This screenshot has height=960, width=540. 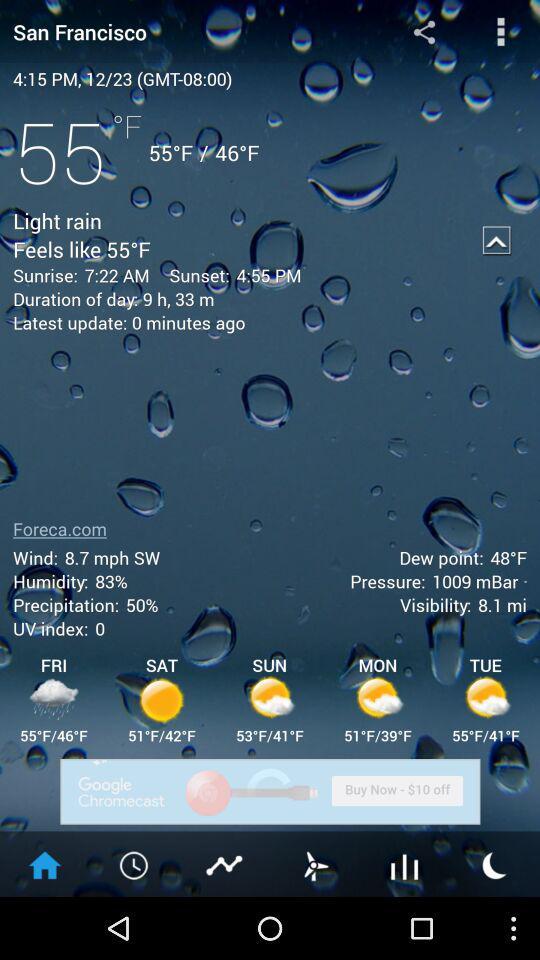 I want to click on dark mode, so click(x=494, y=863).